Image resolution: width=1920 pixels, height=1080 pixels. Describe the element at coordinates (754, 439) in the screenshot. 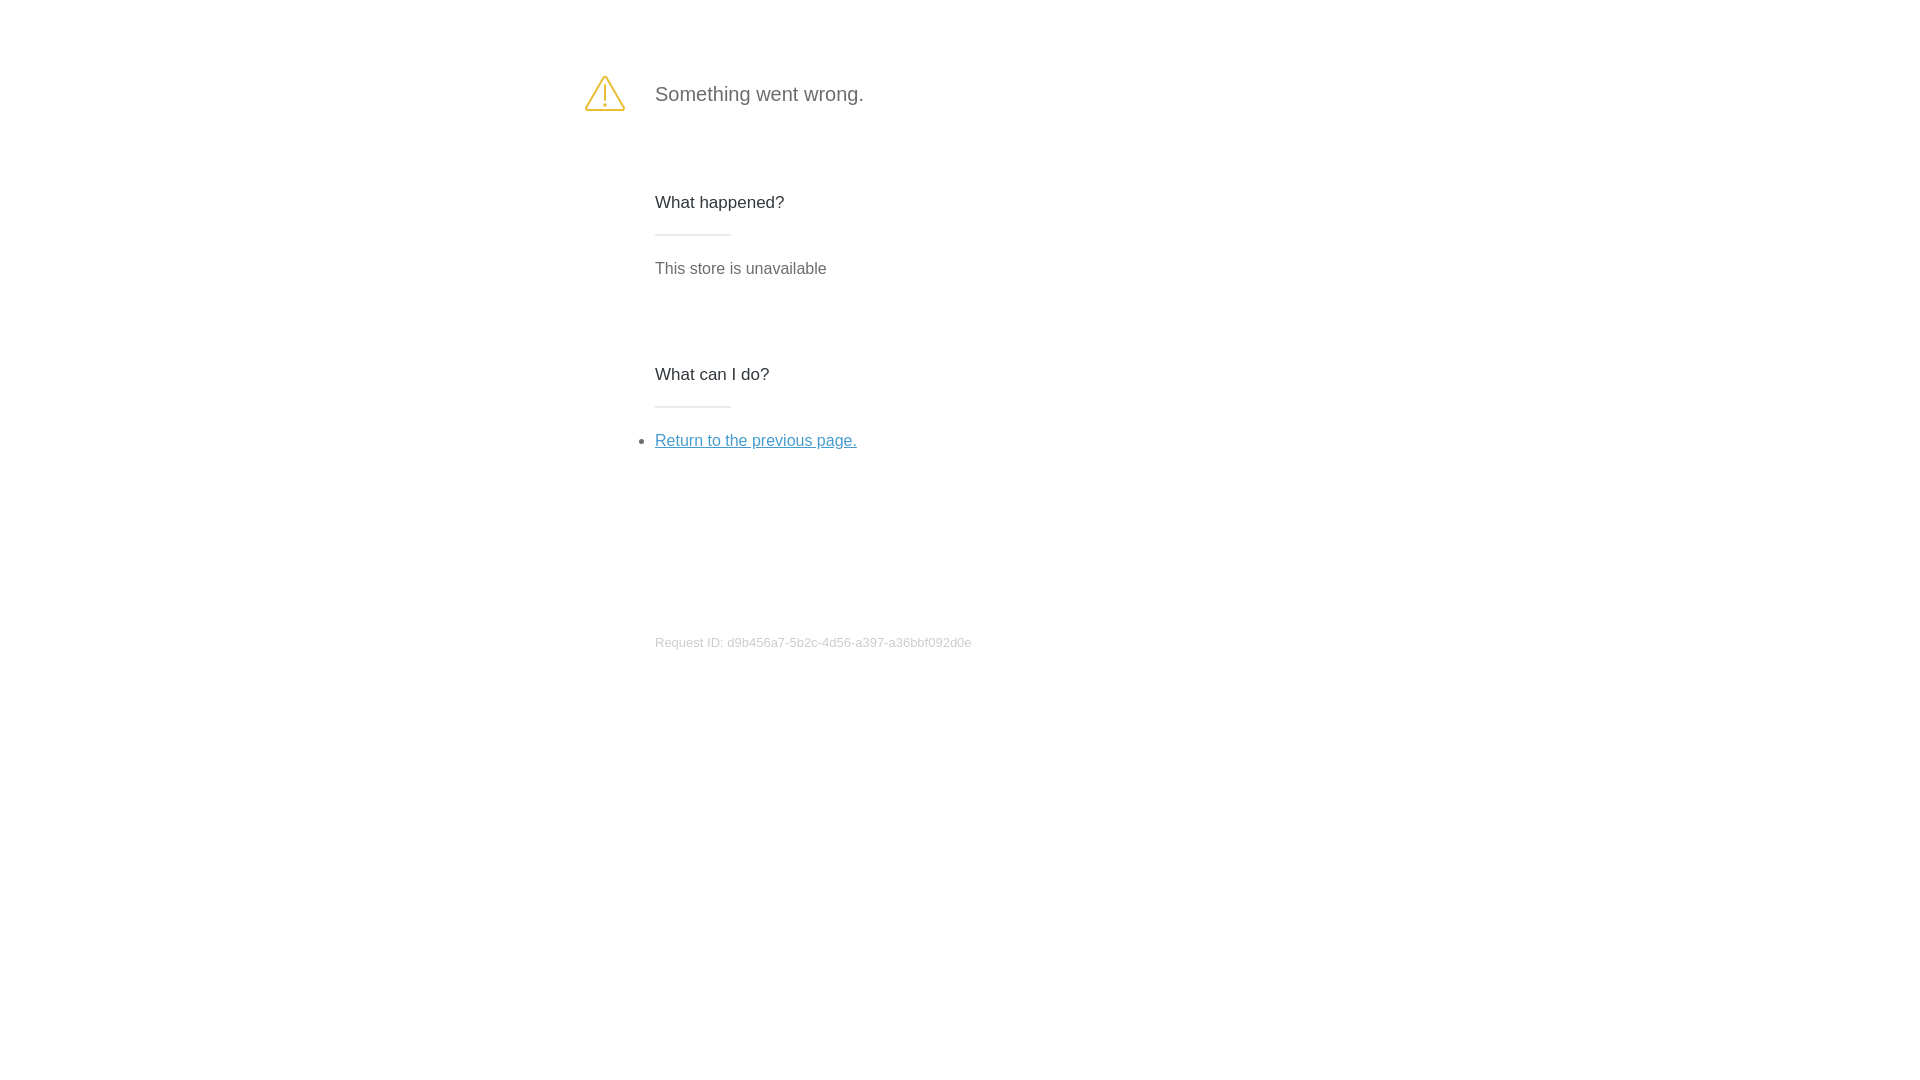

I see `'Return to the previous page.'` at that location.